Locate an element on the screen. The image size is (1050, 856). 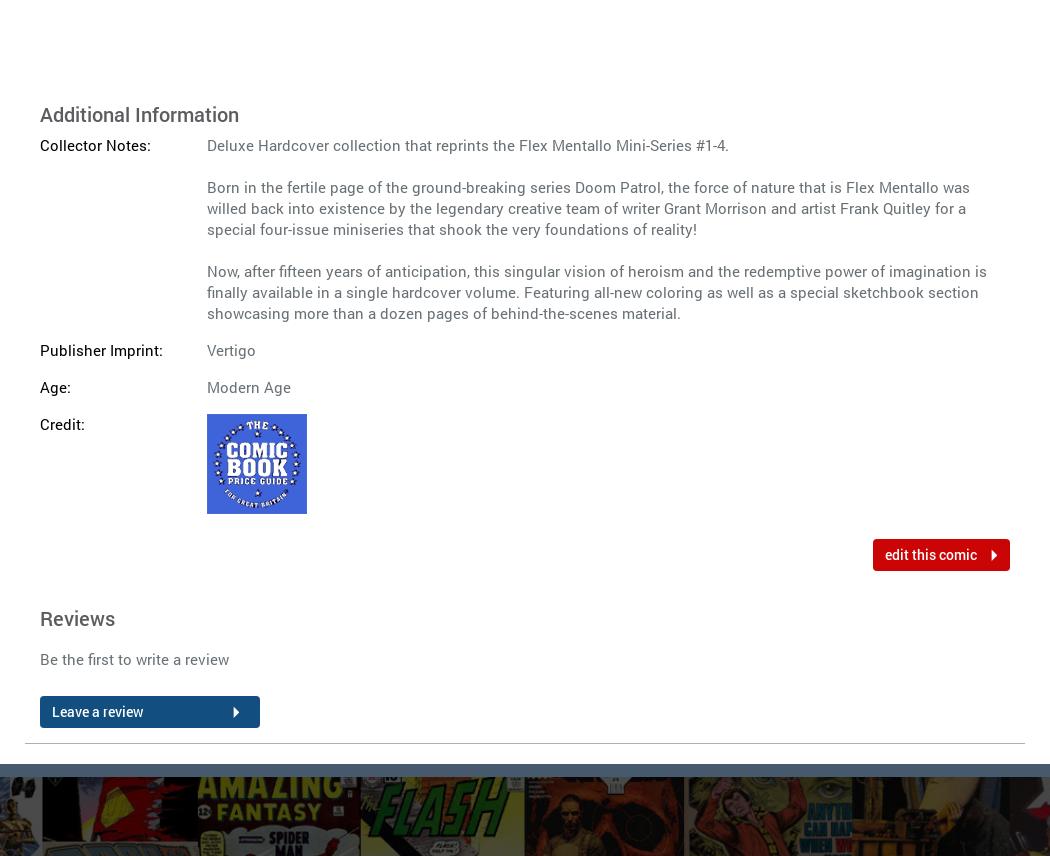
'Age:' is located at coordinates (54, 386).